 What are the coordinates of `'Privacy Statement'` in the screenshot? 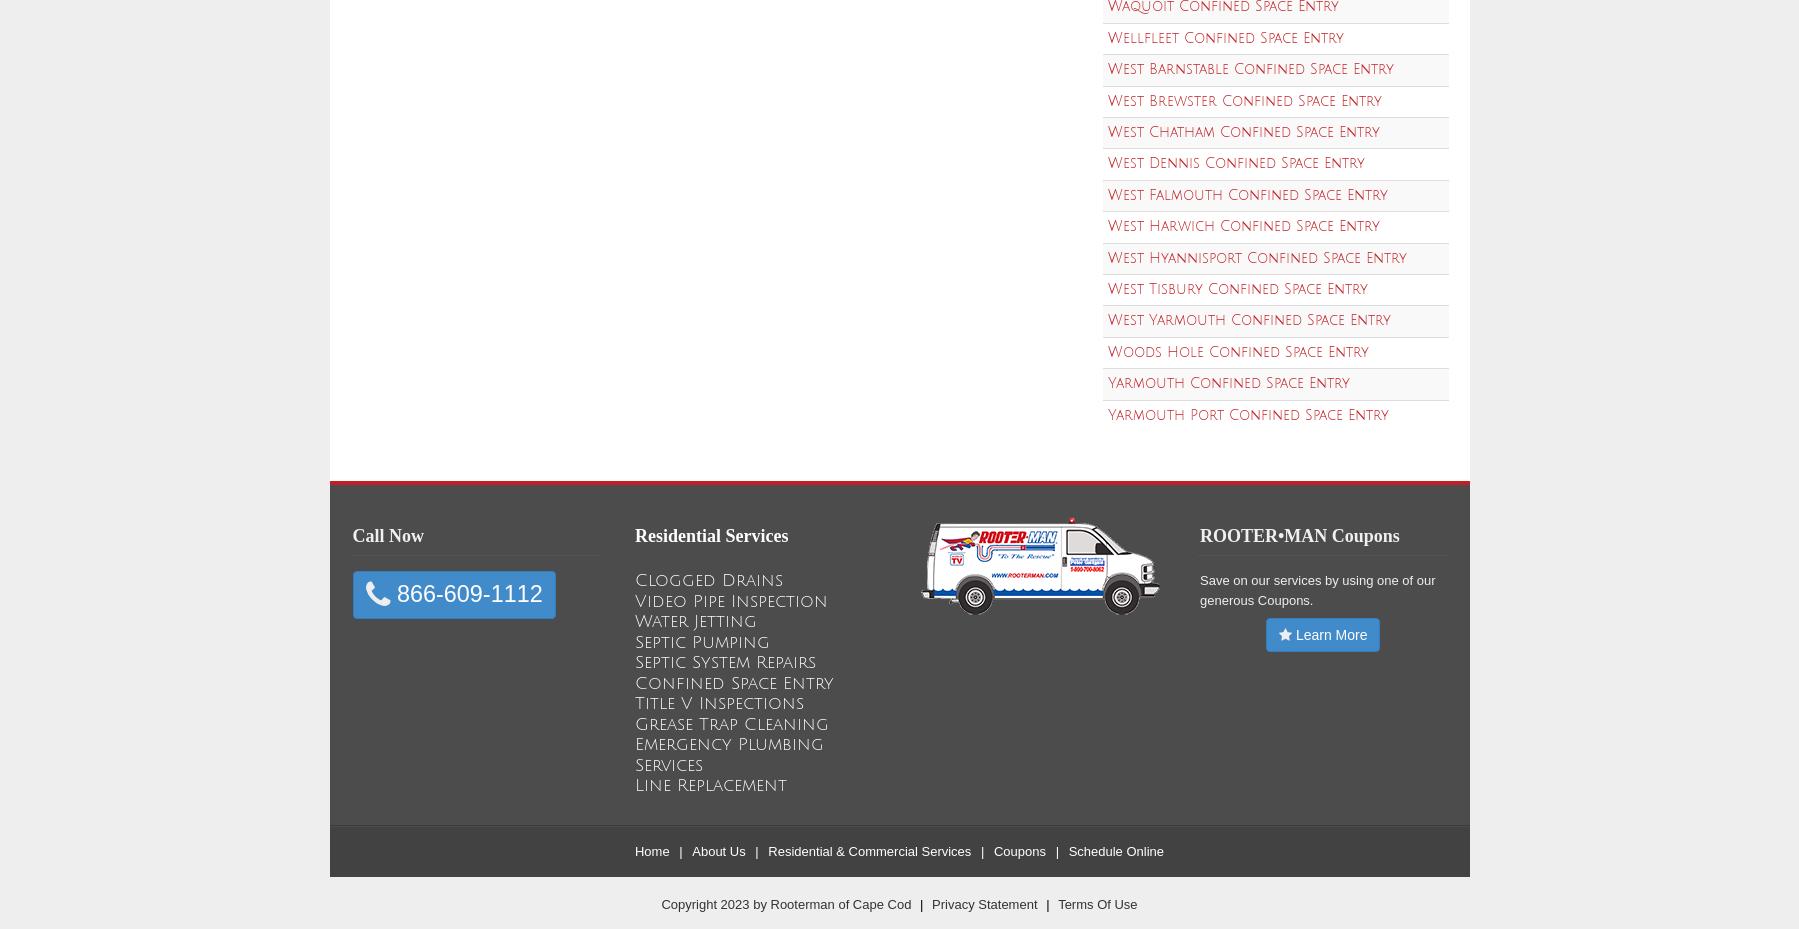 It's located at (932, 903).